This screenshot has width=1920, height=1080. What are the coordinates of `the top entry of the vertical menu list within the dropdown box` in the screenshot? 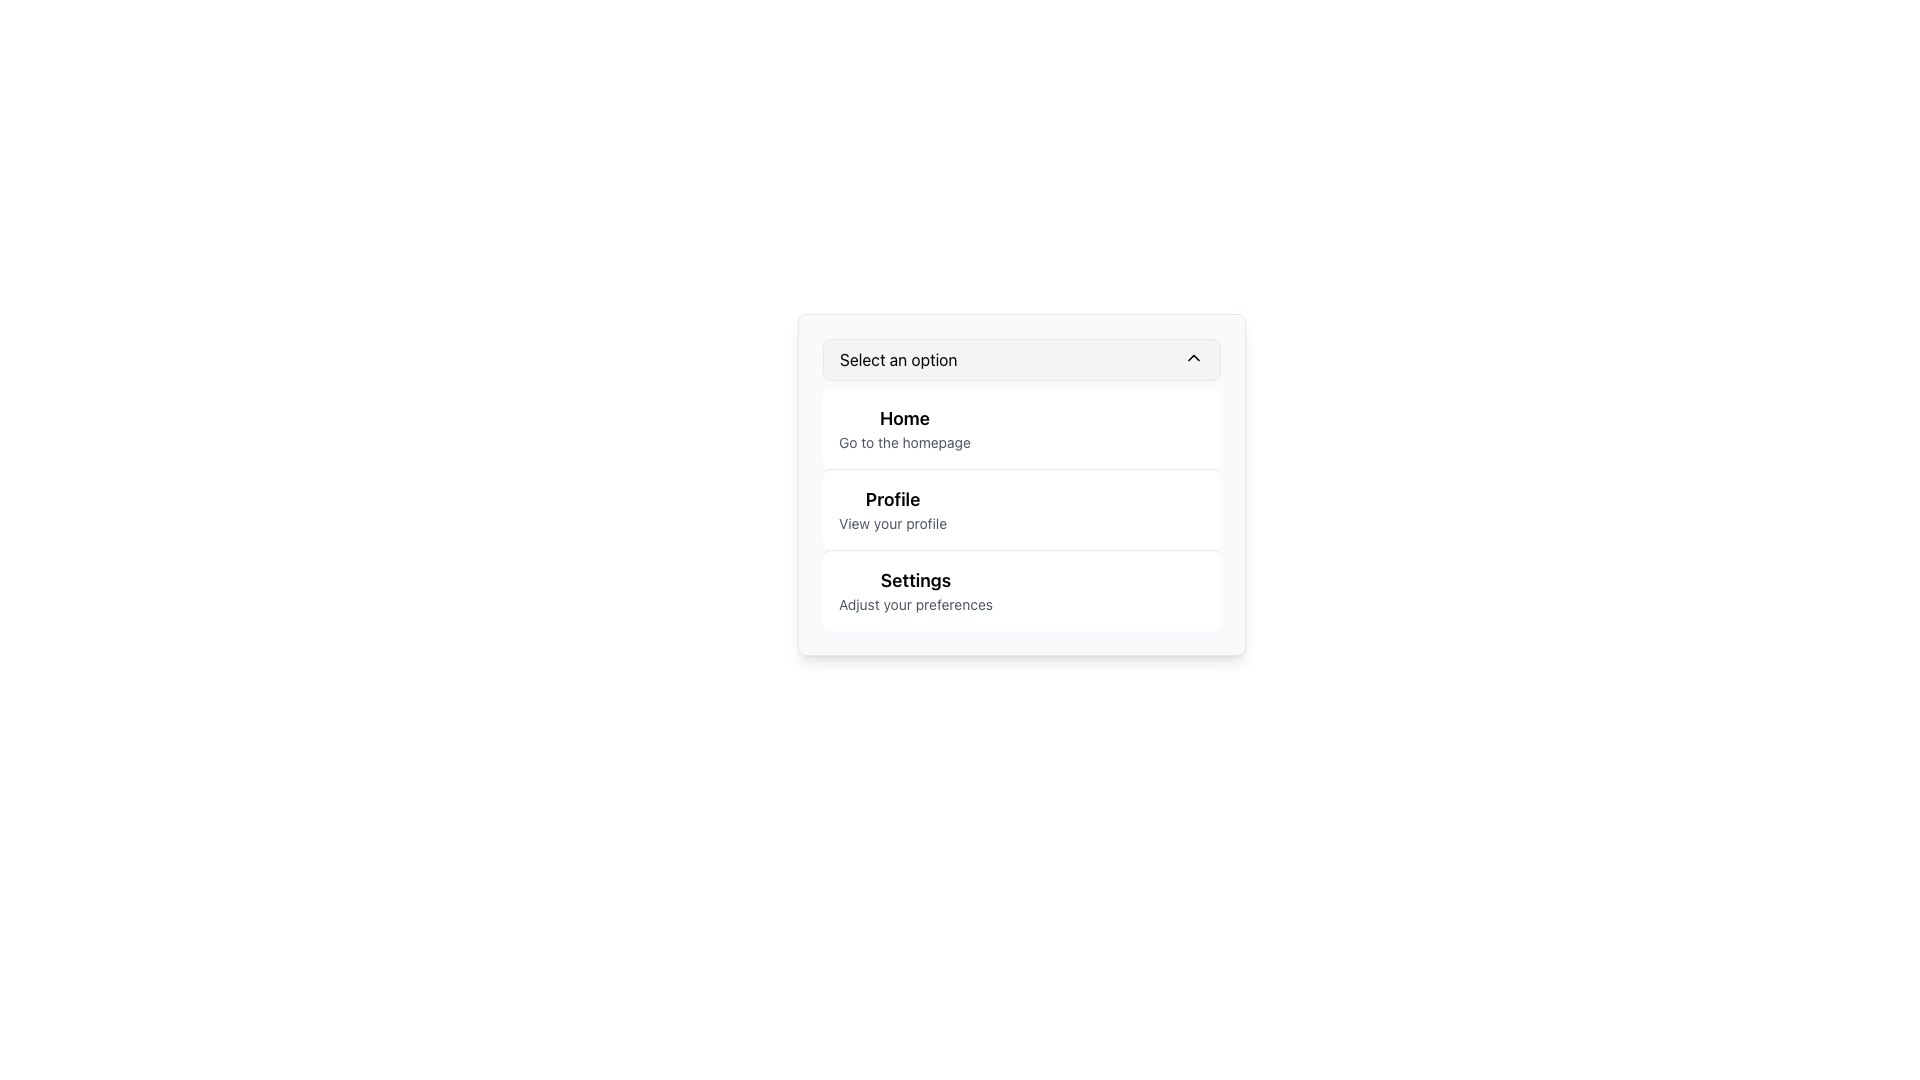 It's located at (902, 427).